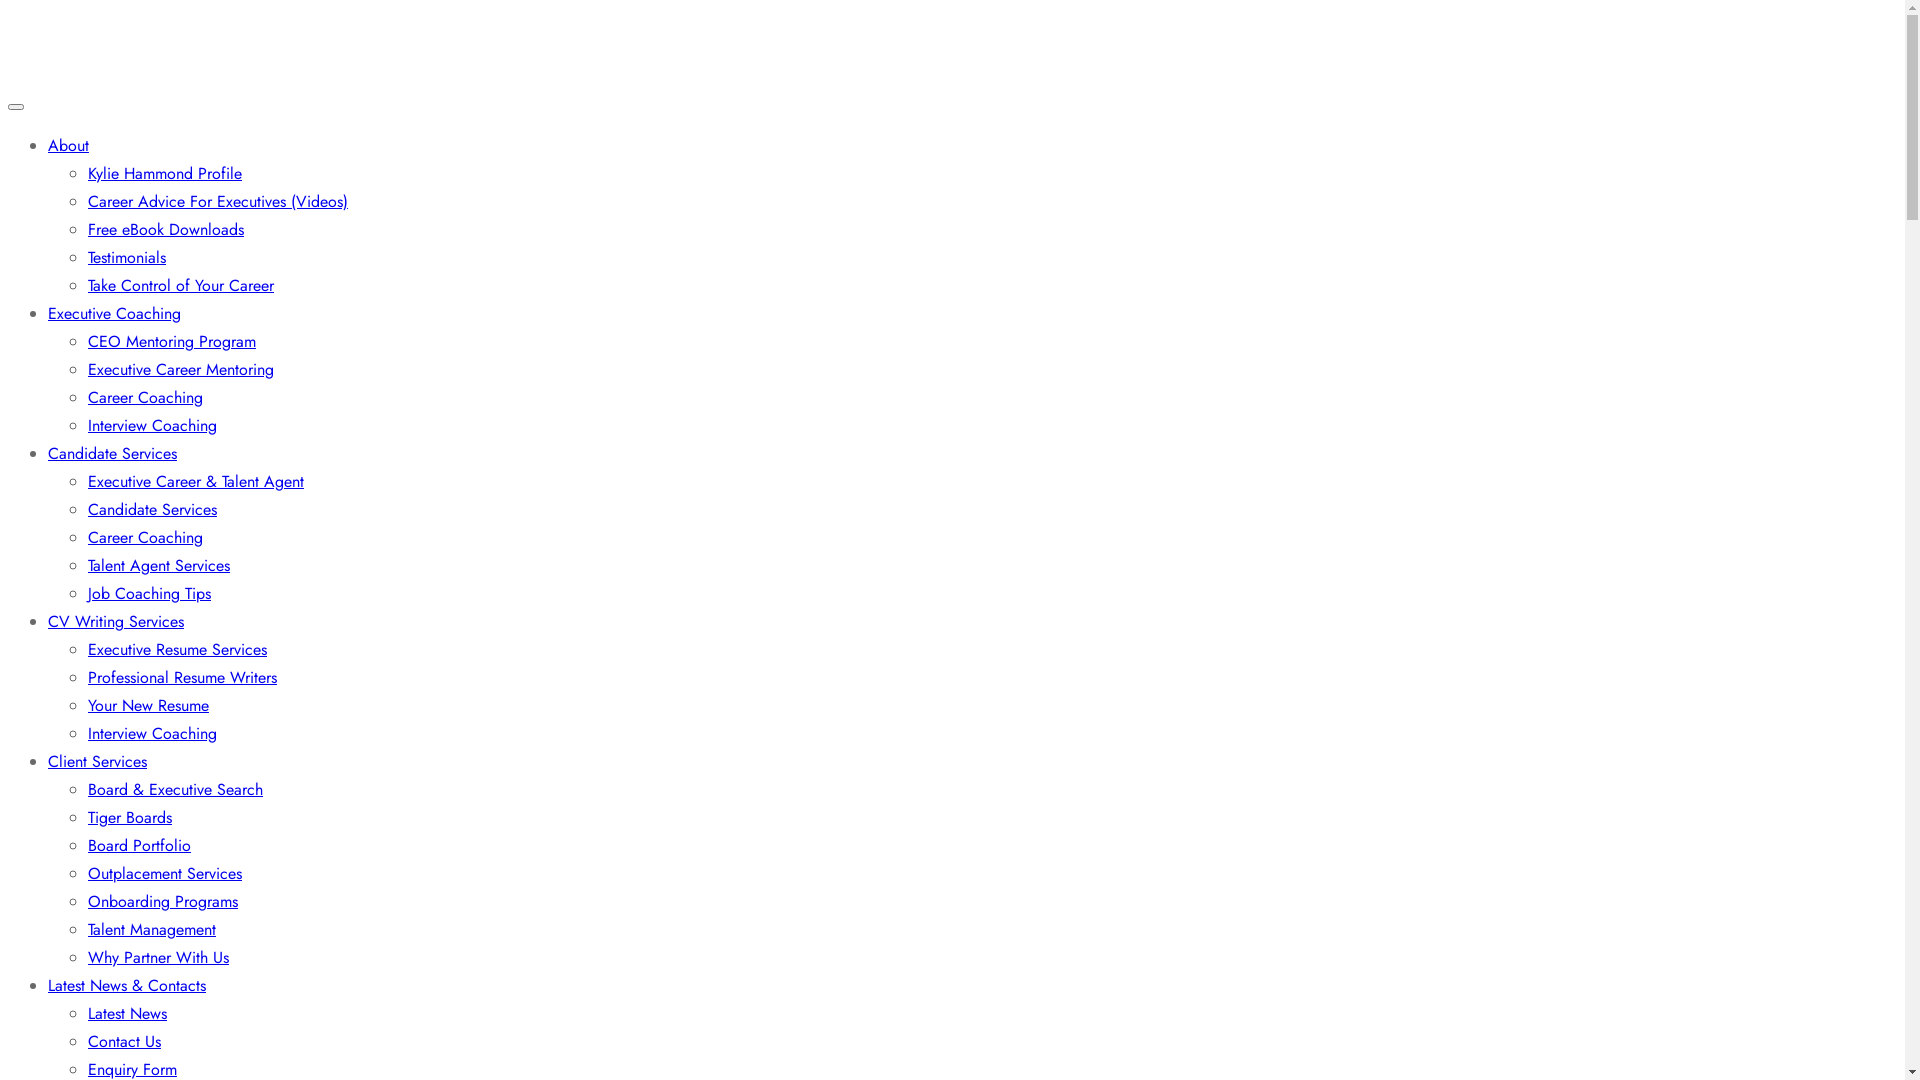 The width and height of the screenshot is (1920, 1080). I want to click on 'Onboarding Programs', so click(163, 901).